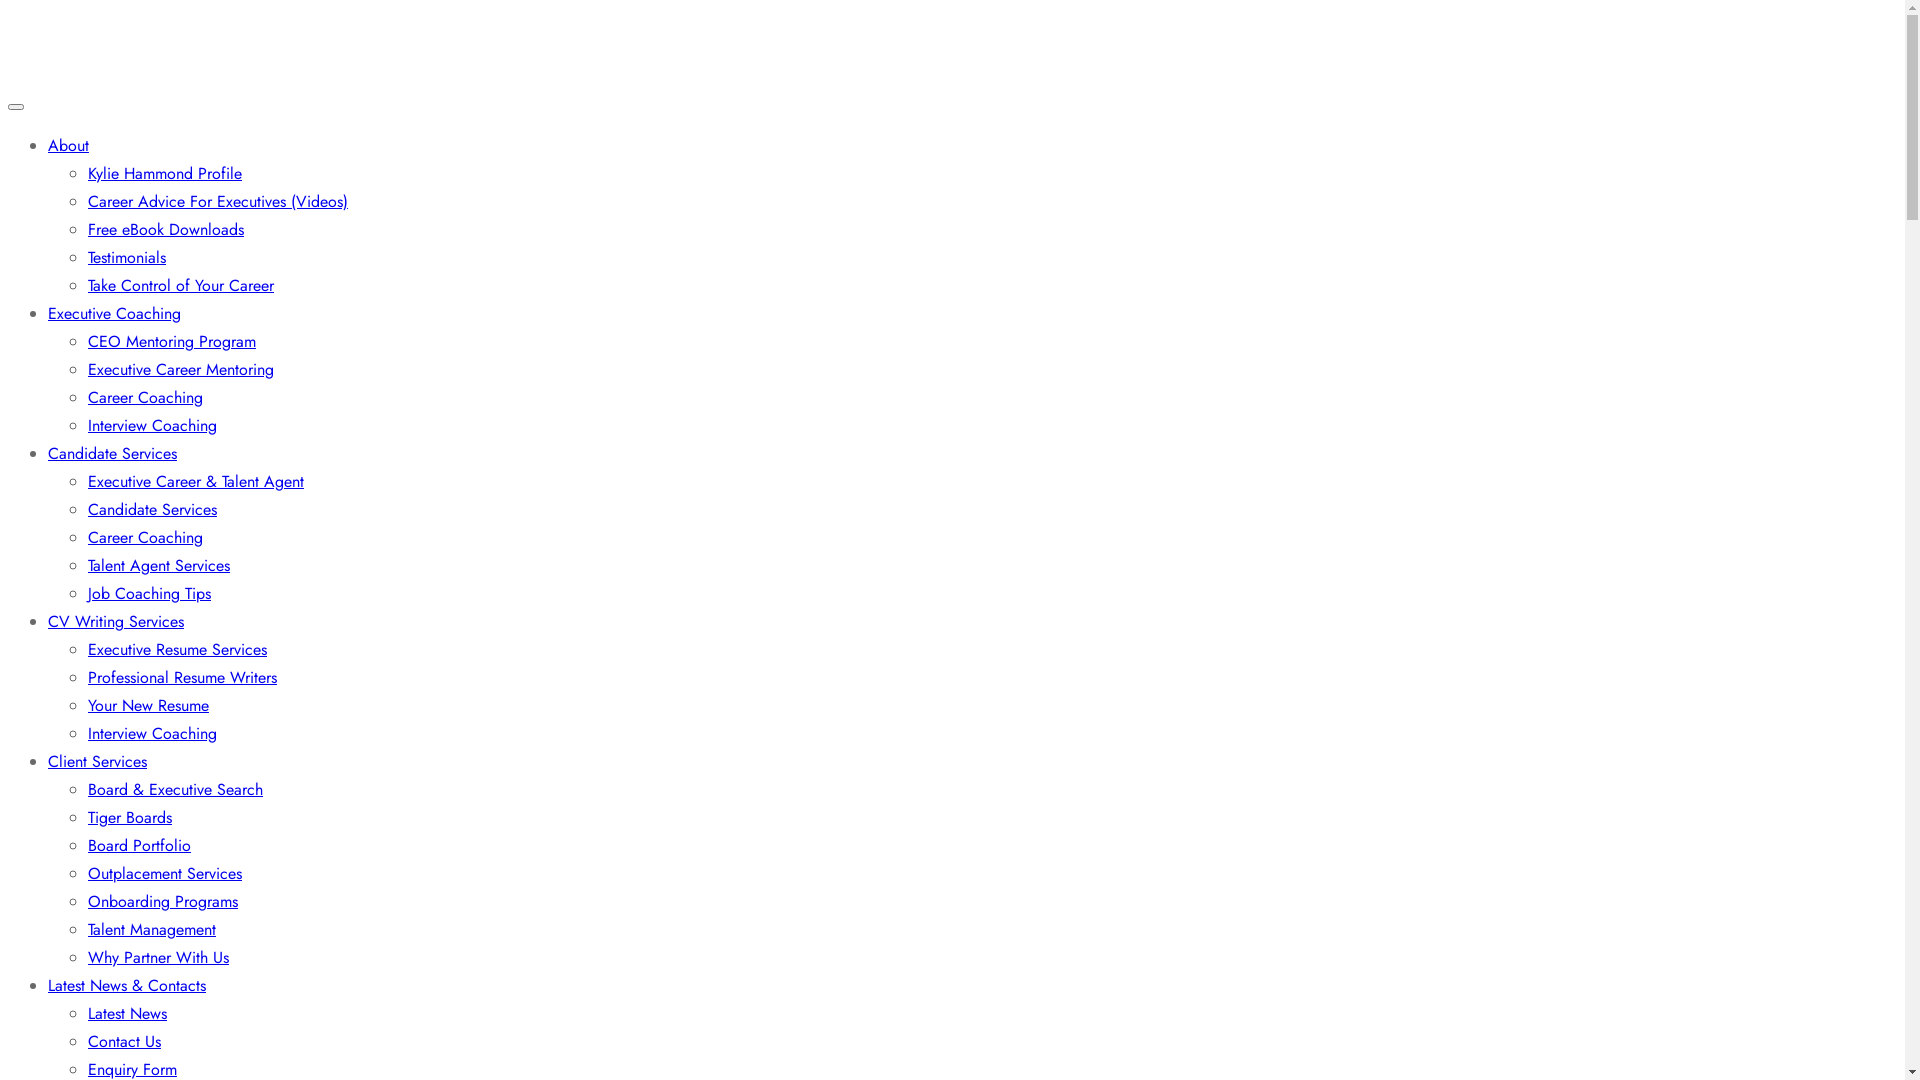 The width and height of the screenshot is (1920, 1080). I want to click on 'Onboarding Programs', so click(163, 901).